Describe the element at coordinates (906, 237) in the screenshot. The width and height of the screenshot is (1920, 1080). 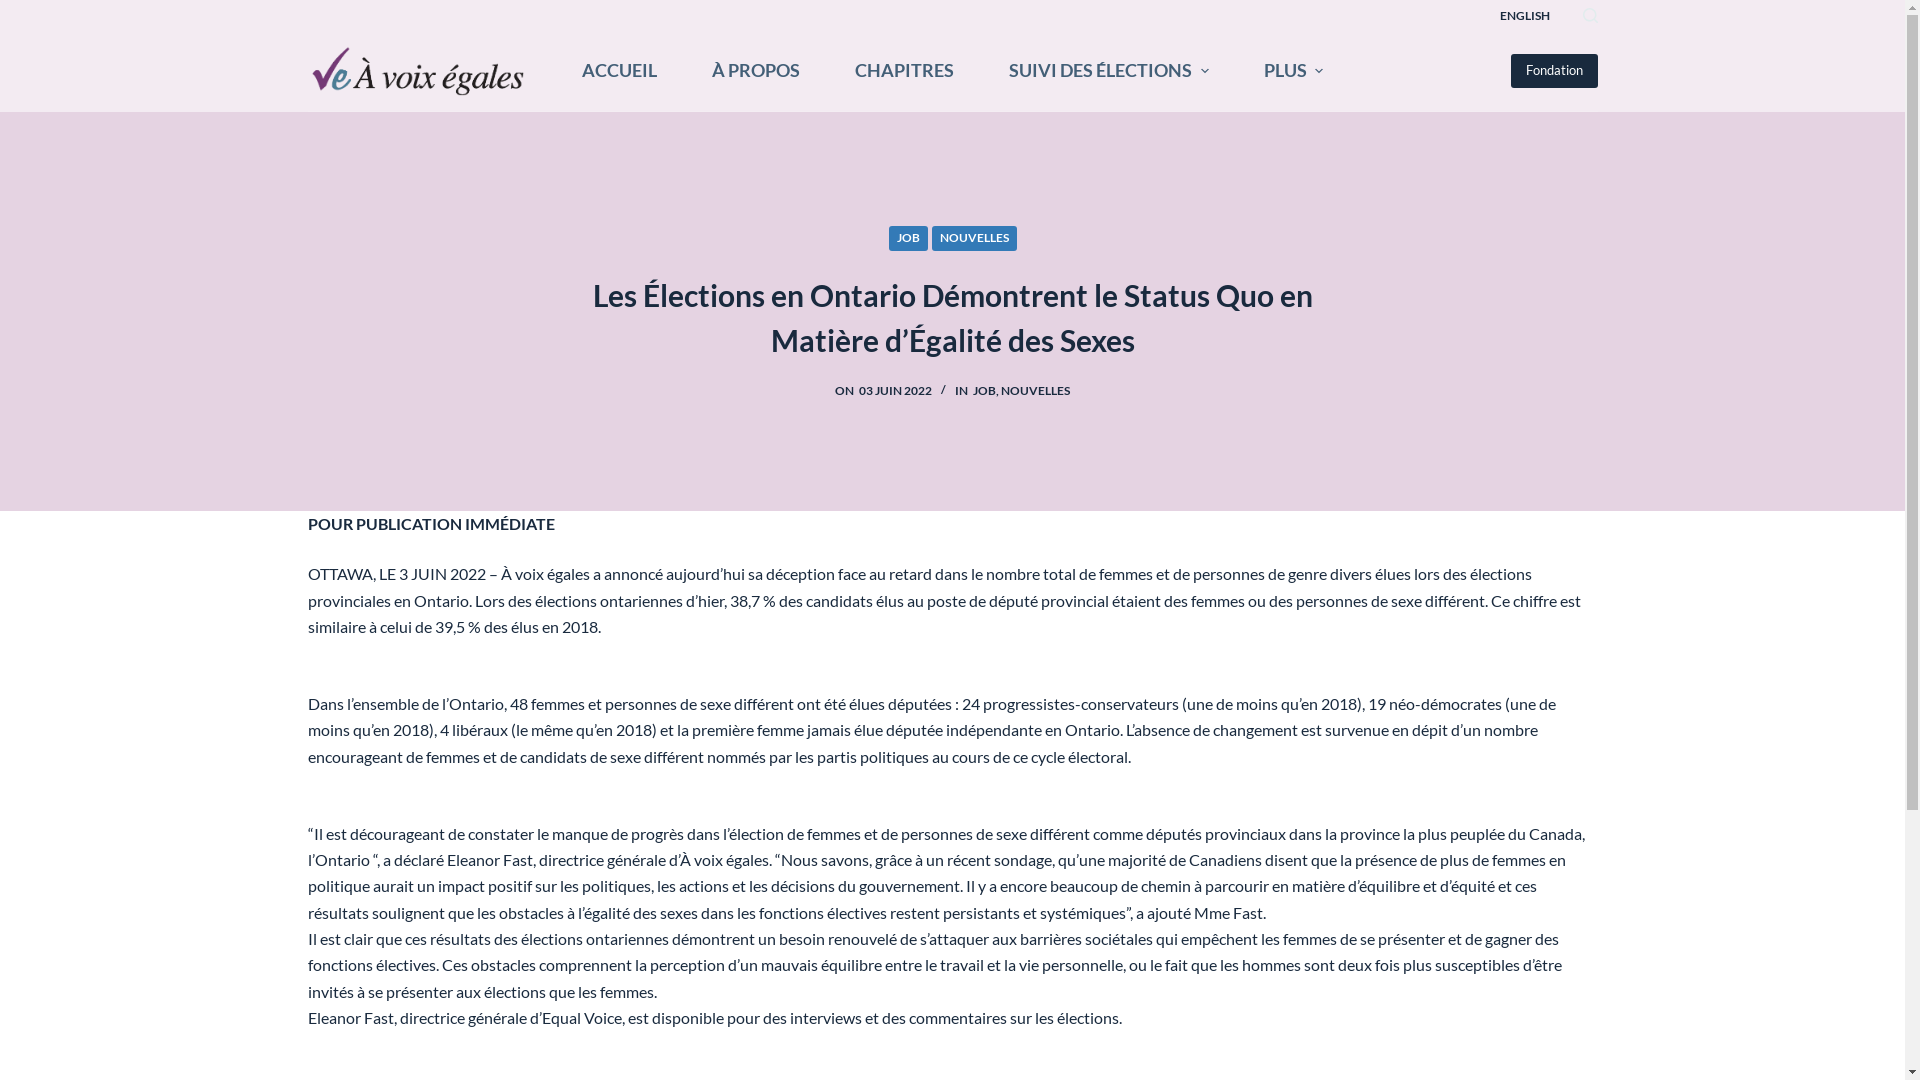
I see `'JOB'` at that location.